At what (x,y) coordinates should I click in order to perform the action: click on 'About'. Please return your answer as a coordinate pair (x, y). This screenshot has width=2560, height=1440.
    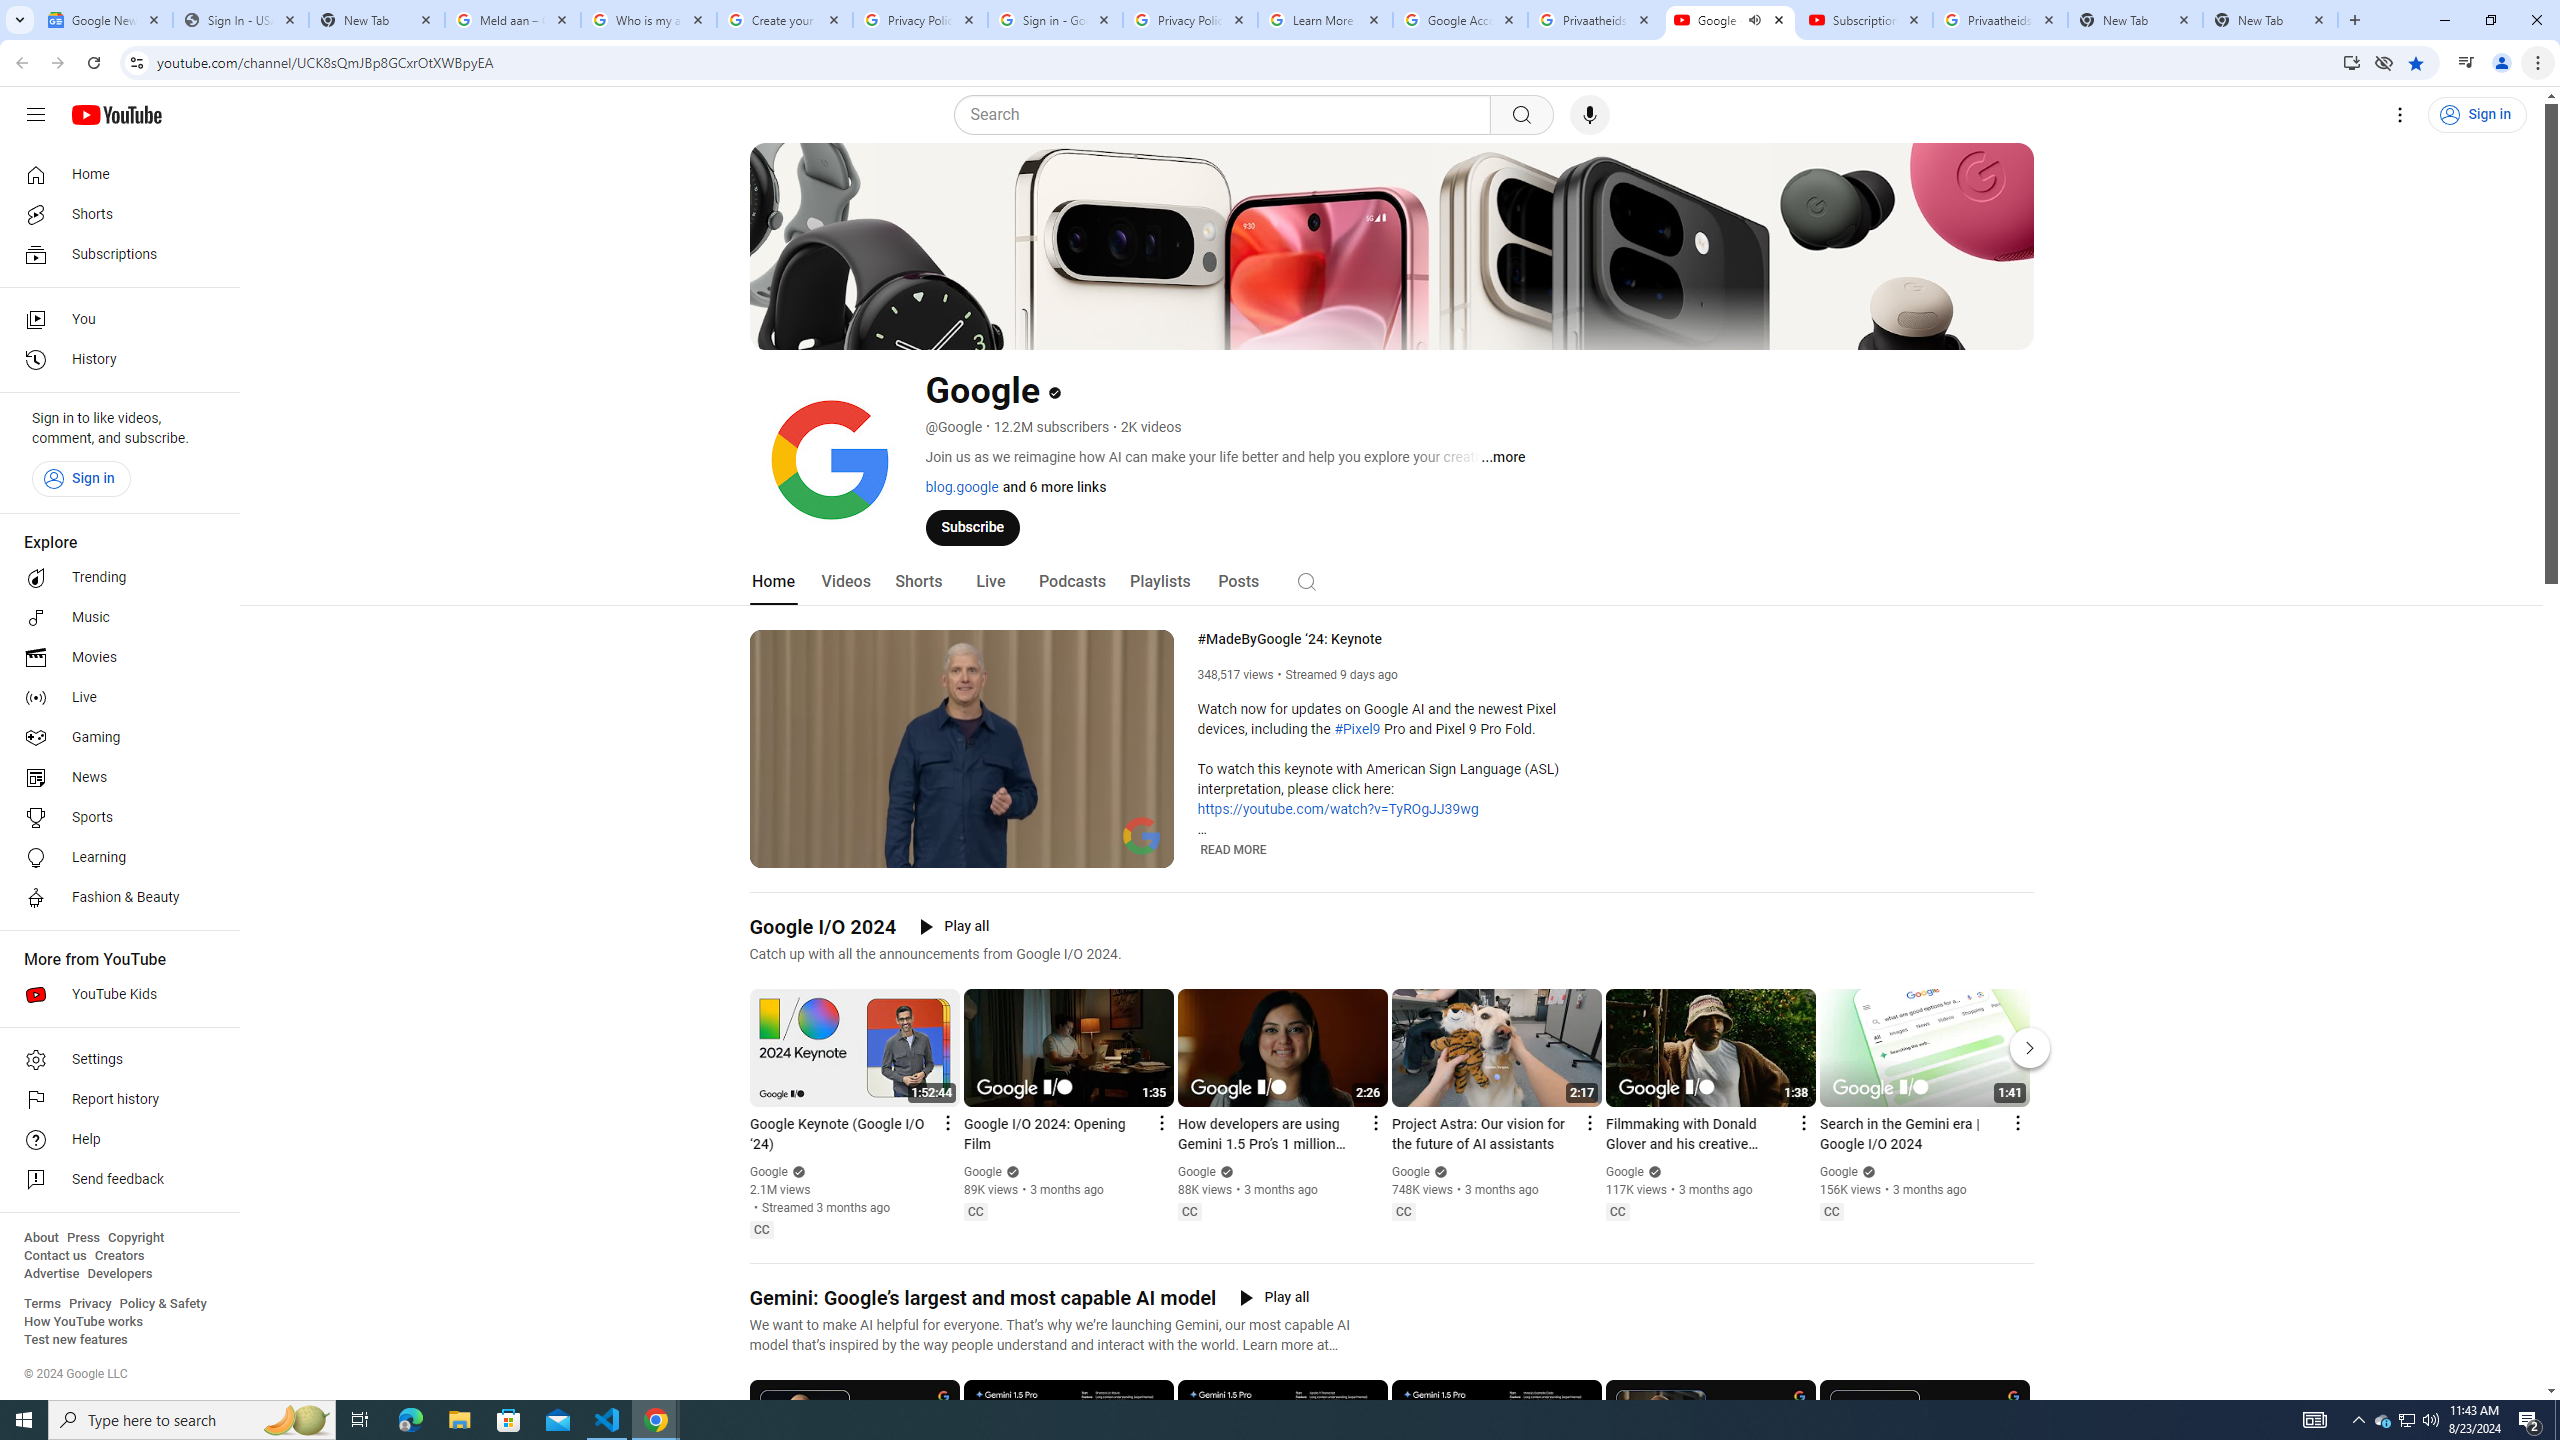
    Looking at the image, I should click on (40, 1237).